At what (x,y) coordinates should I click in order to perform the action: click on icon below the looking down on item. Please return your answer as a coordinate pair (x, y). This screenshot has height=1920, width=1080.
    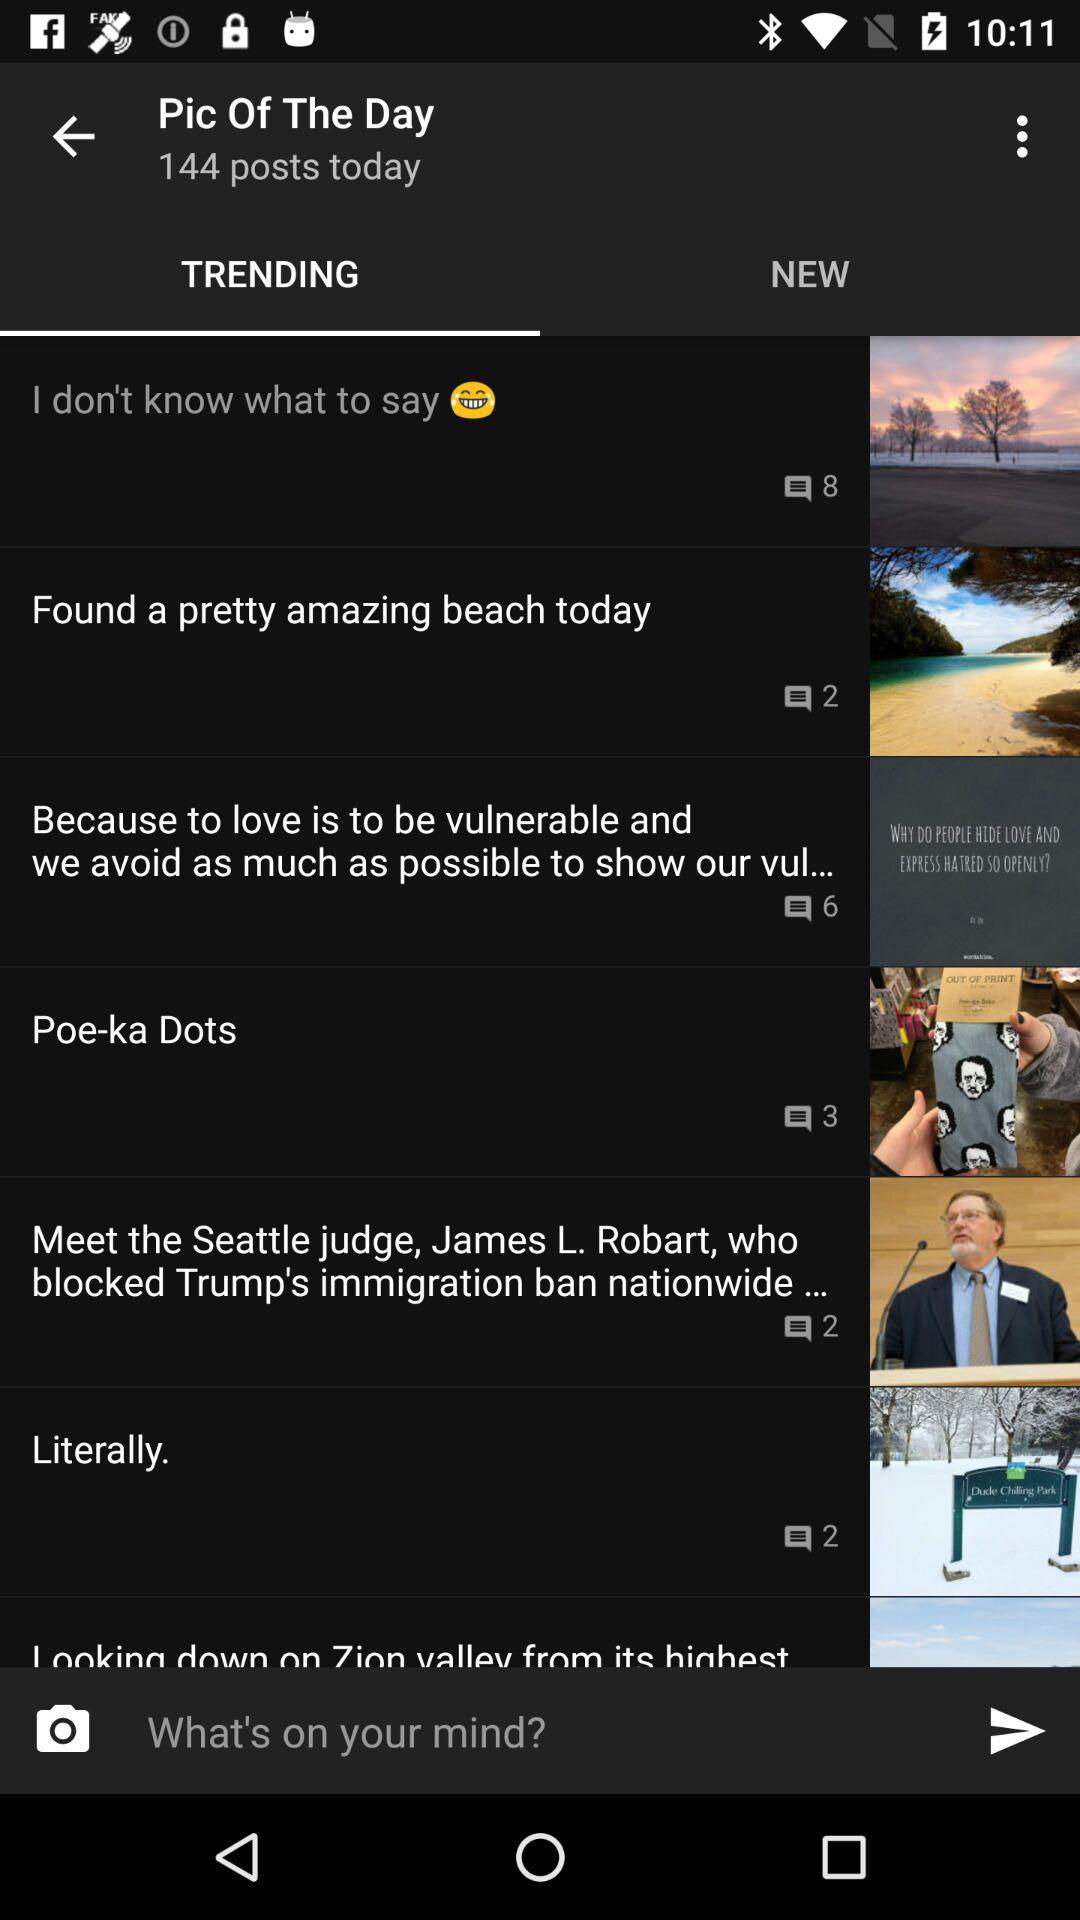
    Looking at the image, I should click on (531, 1730).